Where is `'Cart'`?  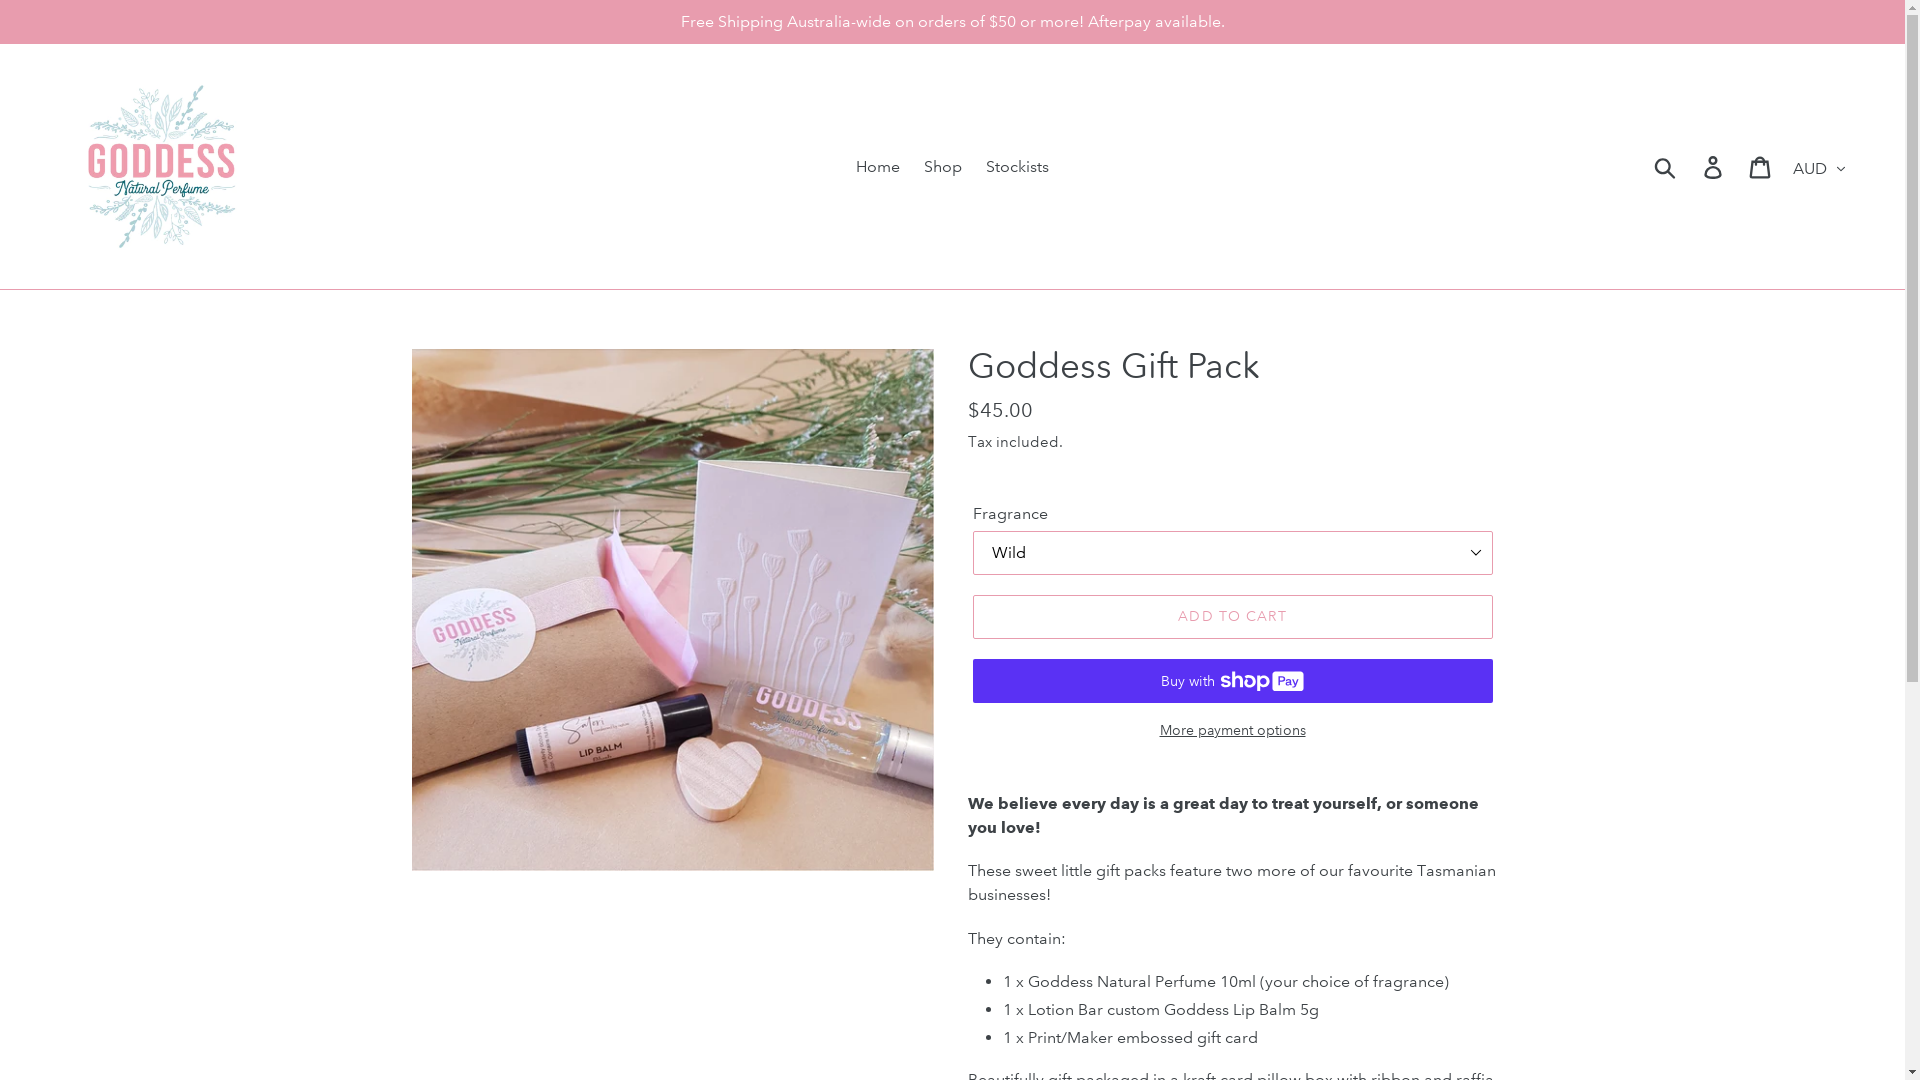
'Cart' is located at coordinates (1761, 165).